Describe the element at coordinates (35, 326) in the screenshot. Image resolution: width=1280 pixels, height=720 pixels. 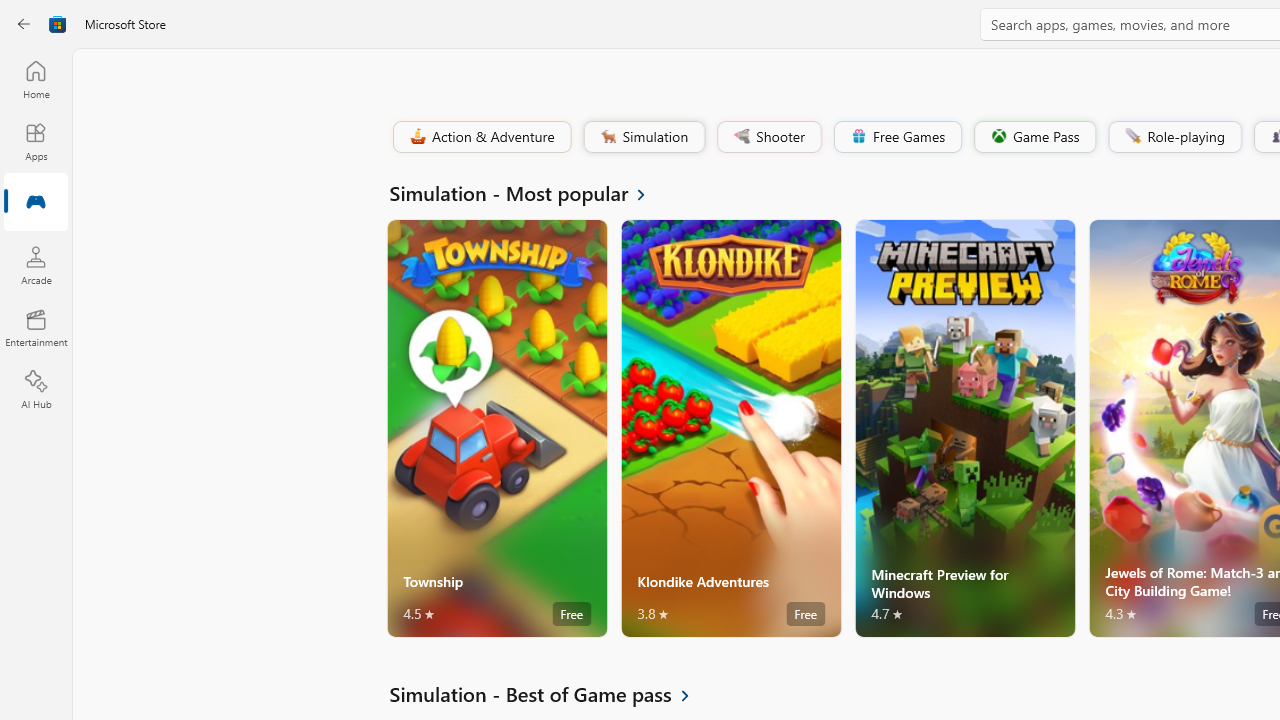
I see `'Entertainment'` at that location.